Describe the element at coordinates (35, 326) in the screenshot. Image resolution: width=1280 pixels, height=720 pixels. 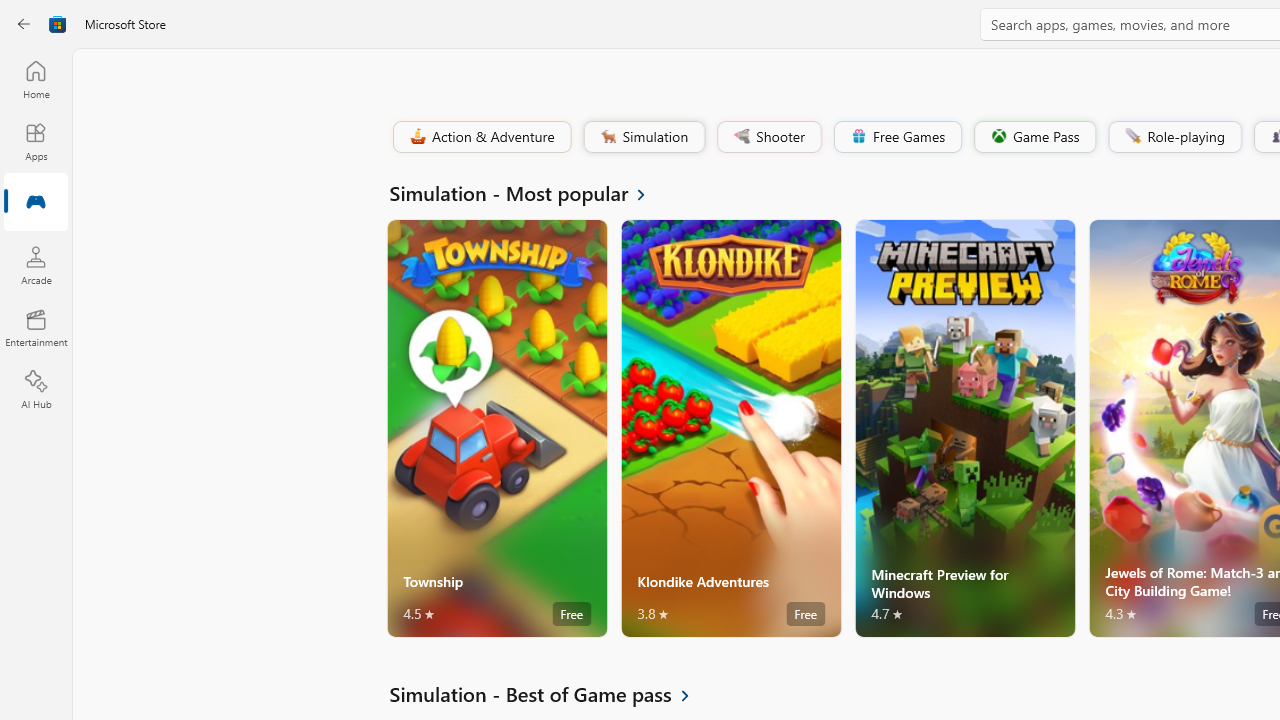
I see `'Entertainment'` at that location.